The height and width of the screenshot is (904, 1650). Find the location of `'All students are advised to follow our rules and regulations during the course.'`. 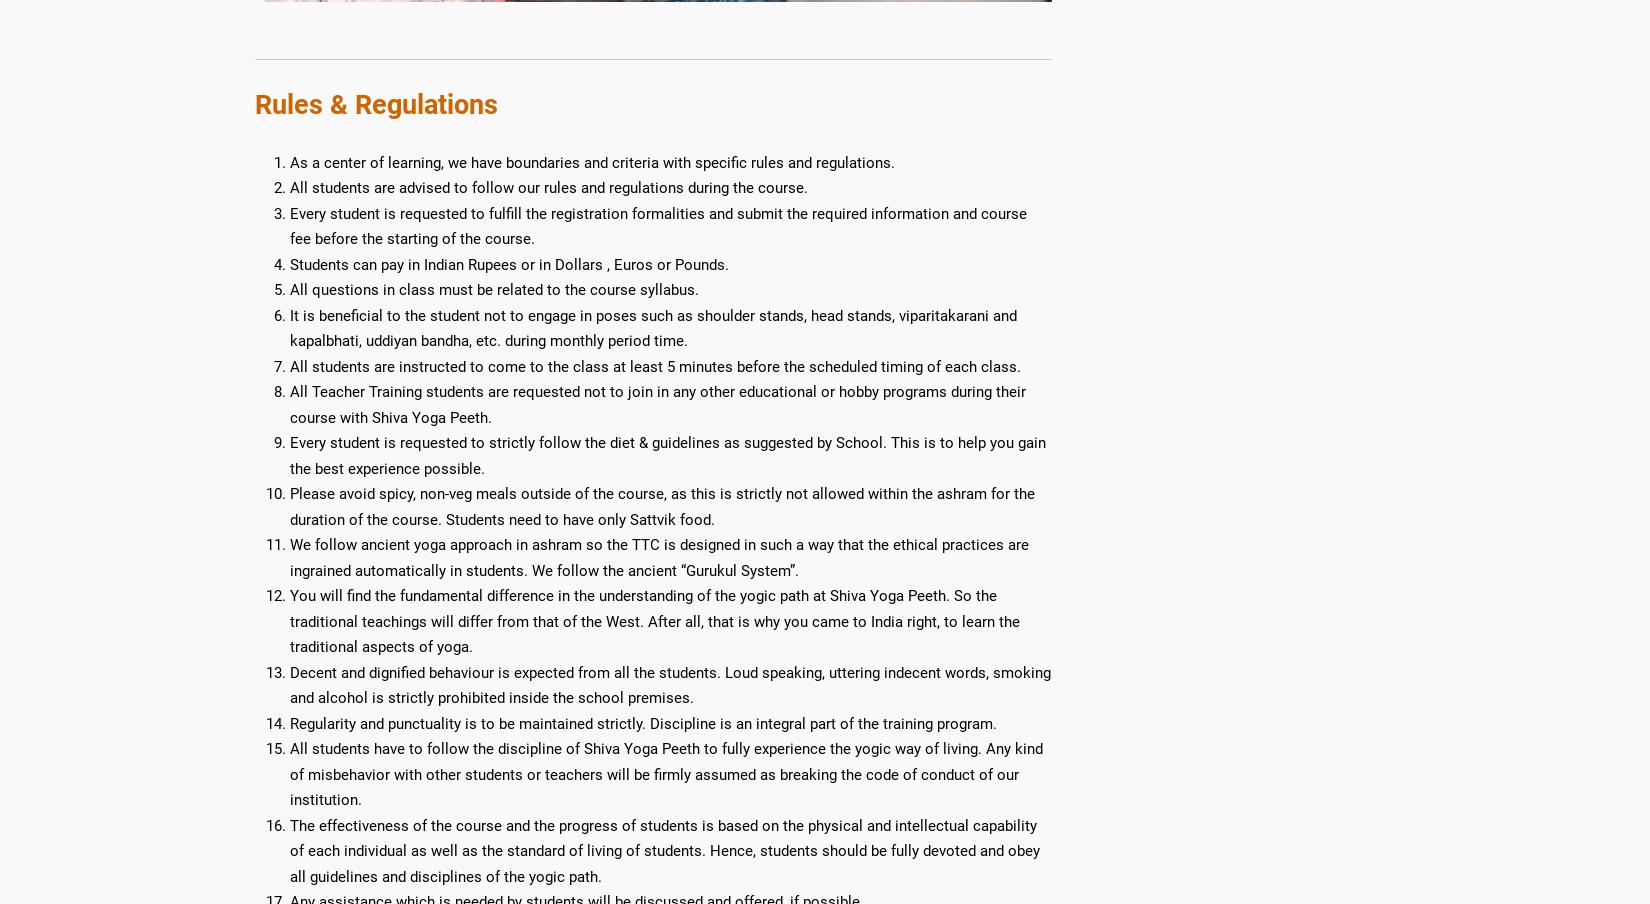

'All students are advised to follow our rules and regulations during the course.' is located at coordinates (547, 188).